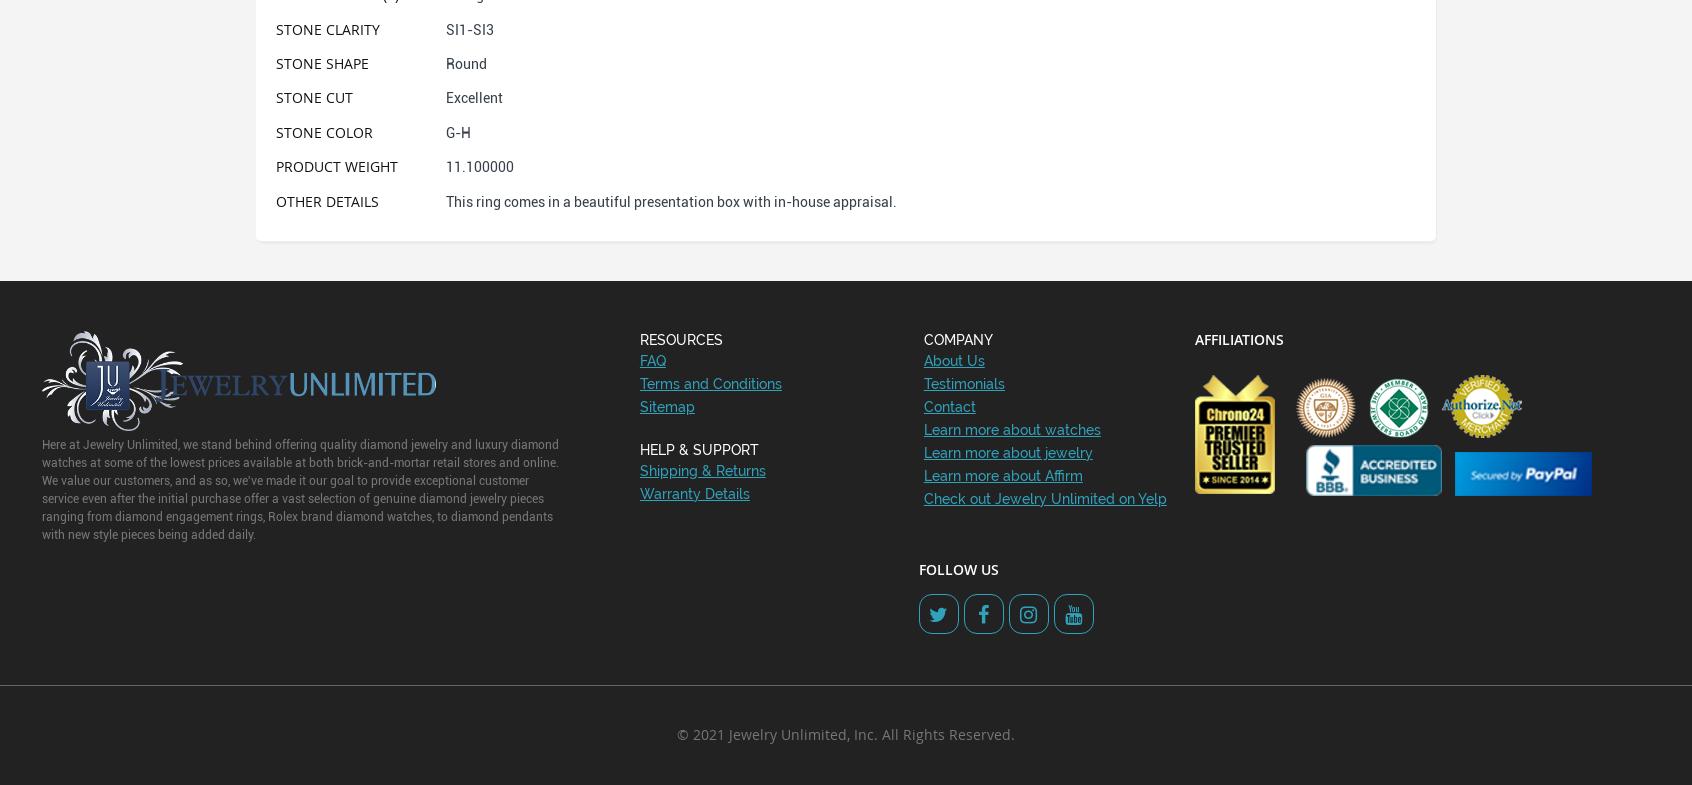 This screenshot has width=1692, height=785. I want to click on 'Check out Jewelry Unlimited on Yelp', so click(1043, 498).